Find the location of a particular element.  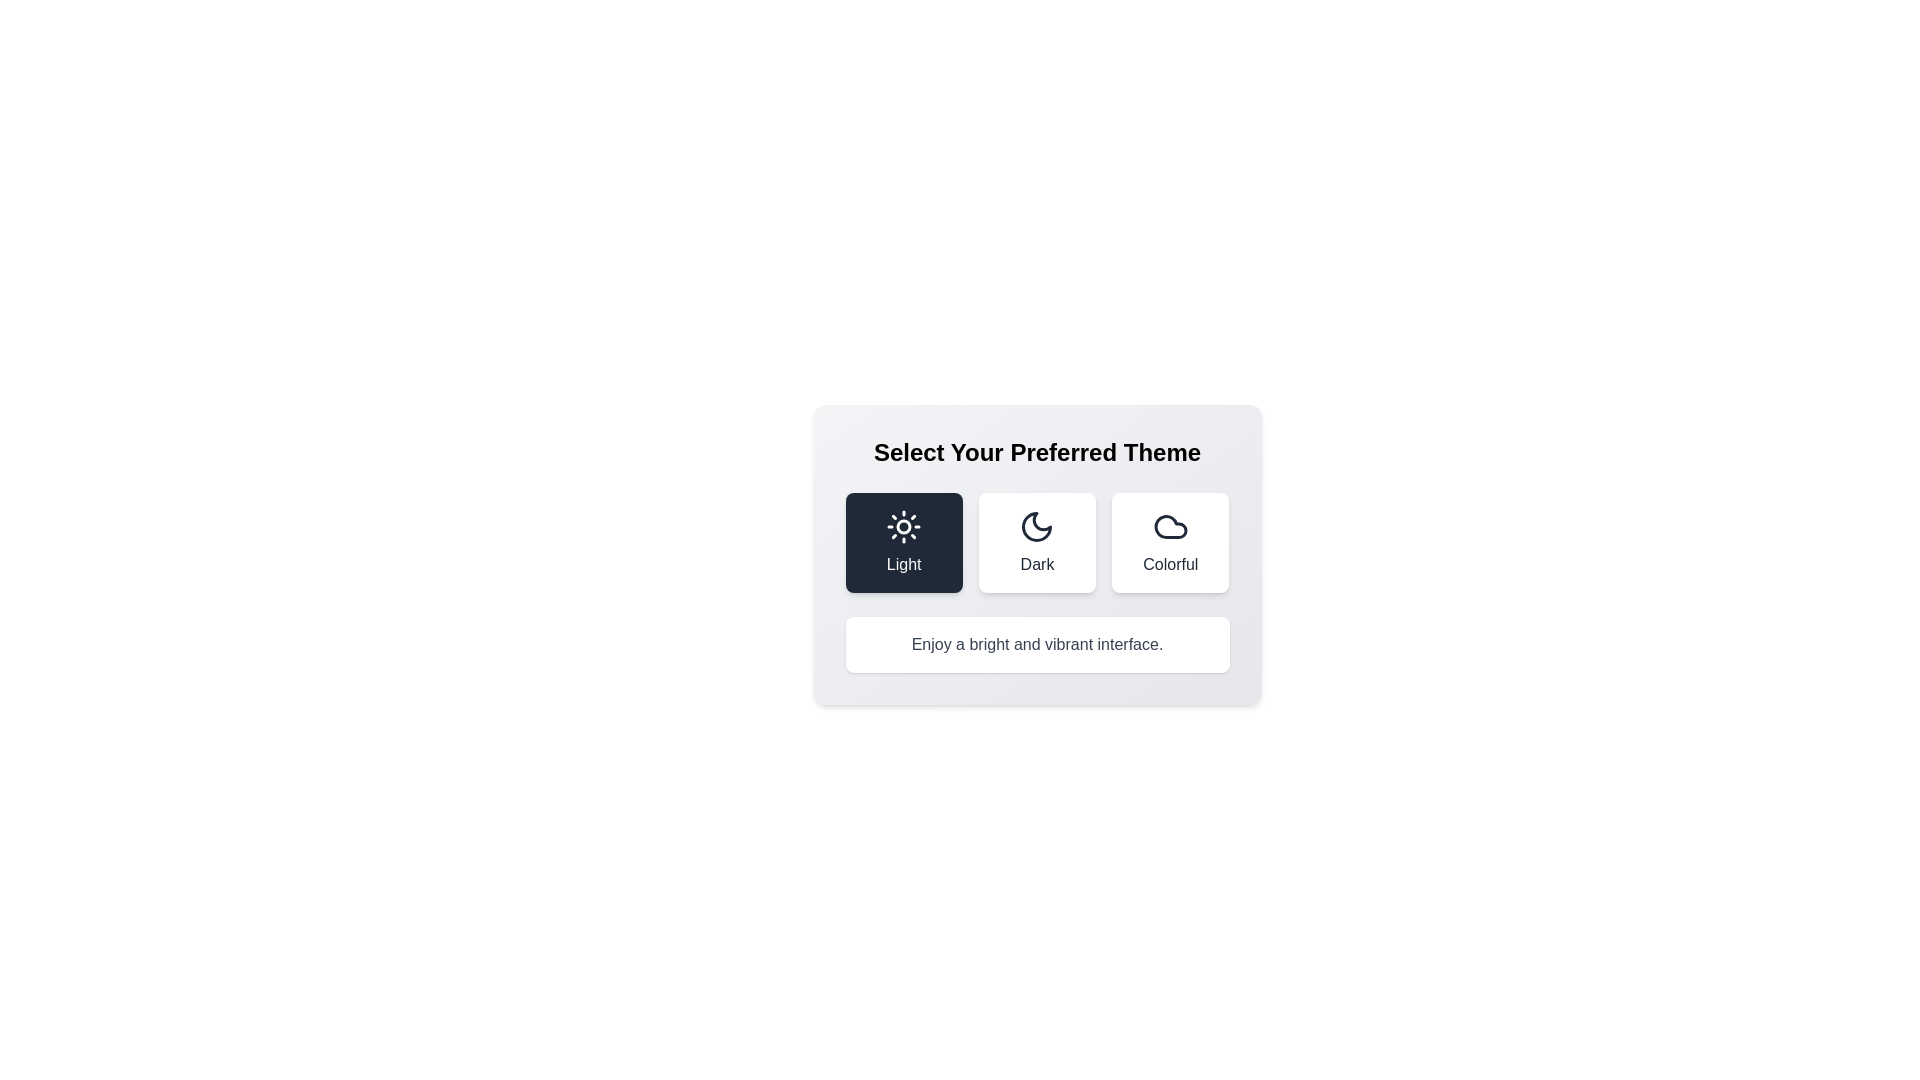

the theme Light to read its description is located at coordinates (902, 543).